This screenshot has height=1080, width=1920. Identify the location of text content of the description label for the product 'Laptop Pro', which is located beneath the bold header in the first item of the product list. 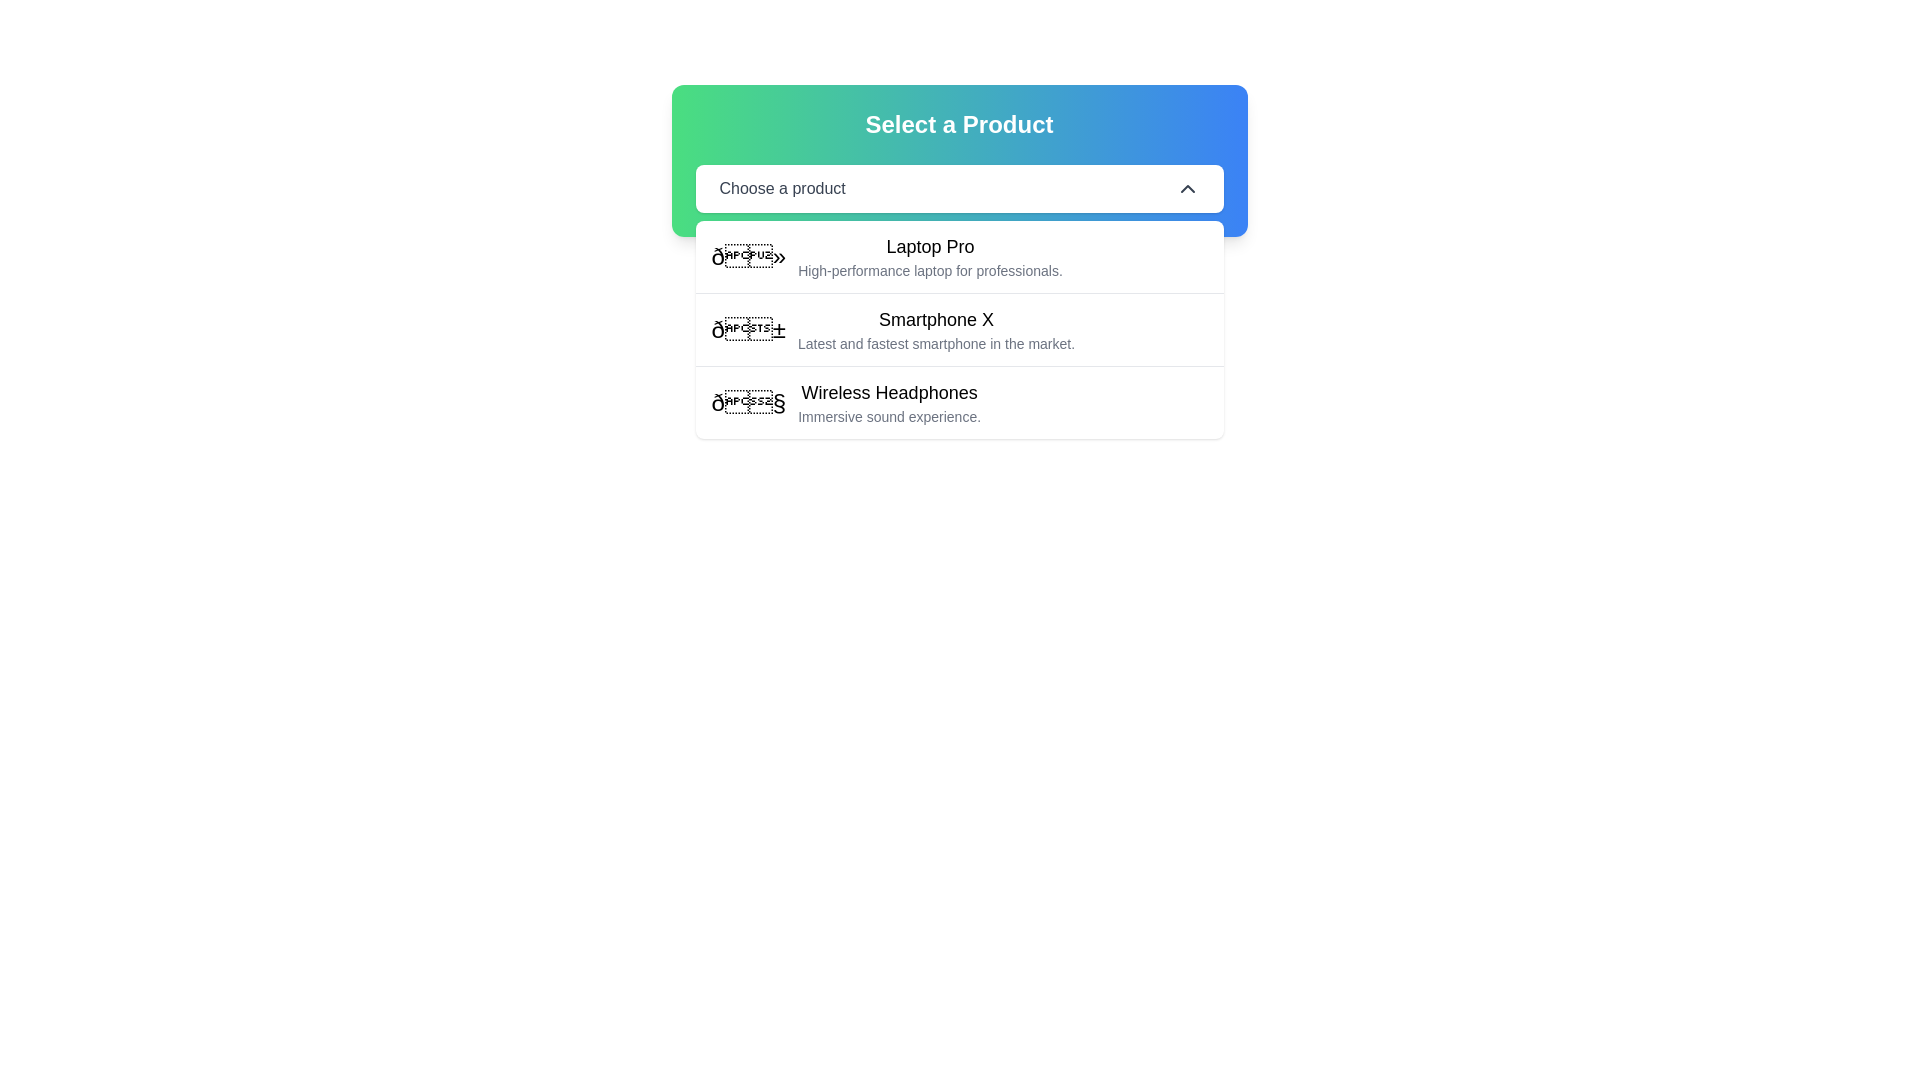
(929, 270).